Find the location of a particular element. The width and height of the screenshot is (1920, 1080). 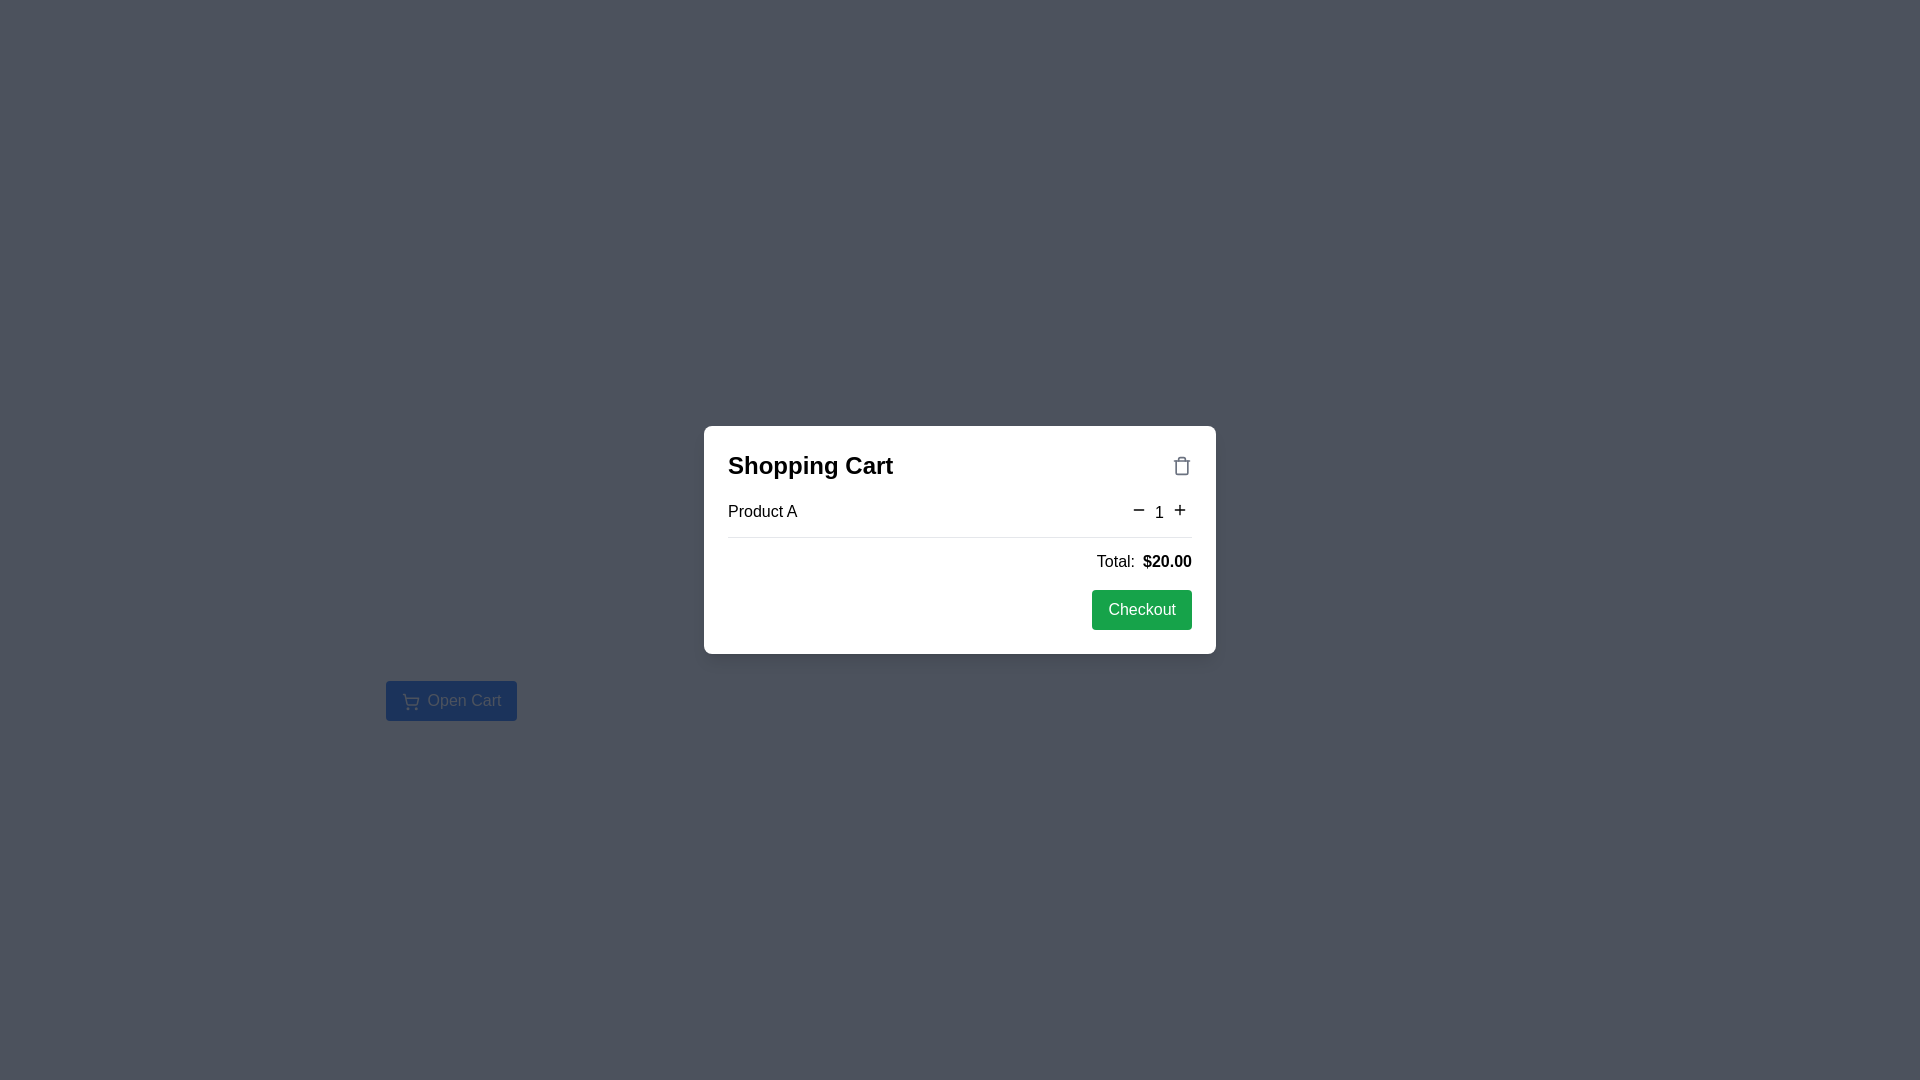

the interactive trash bin icon button located in the top-right corner of the shopping cart modal is located at coordinates (1181, 466).